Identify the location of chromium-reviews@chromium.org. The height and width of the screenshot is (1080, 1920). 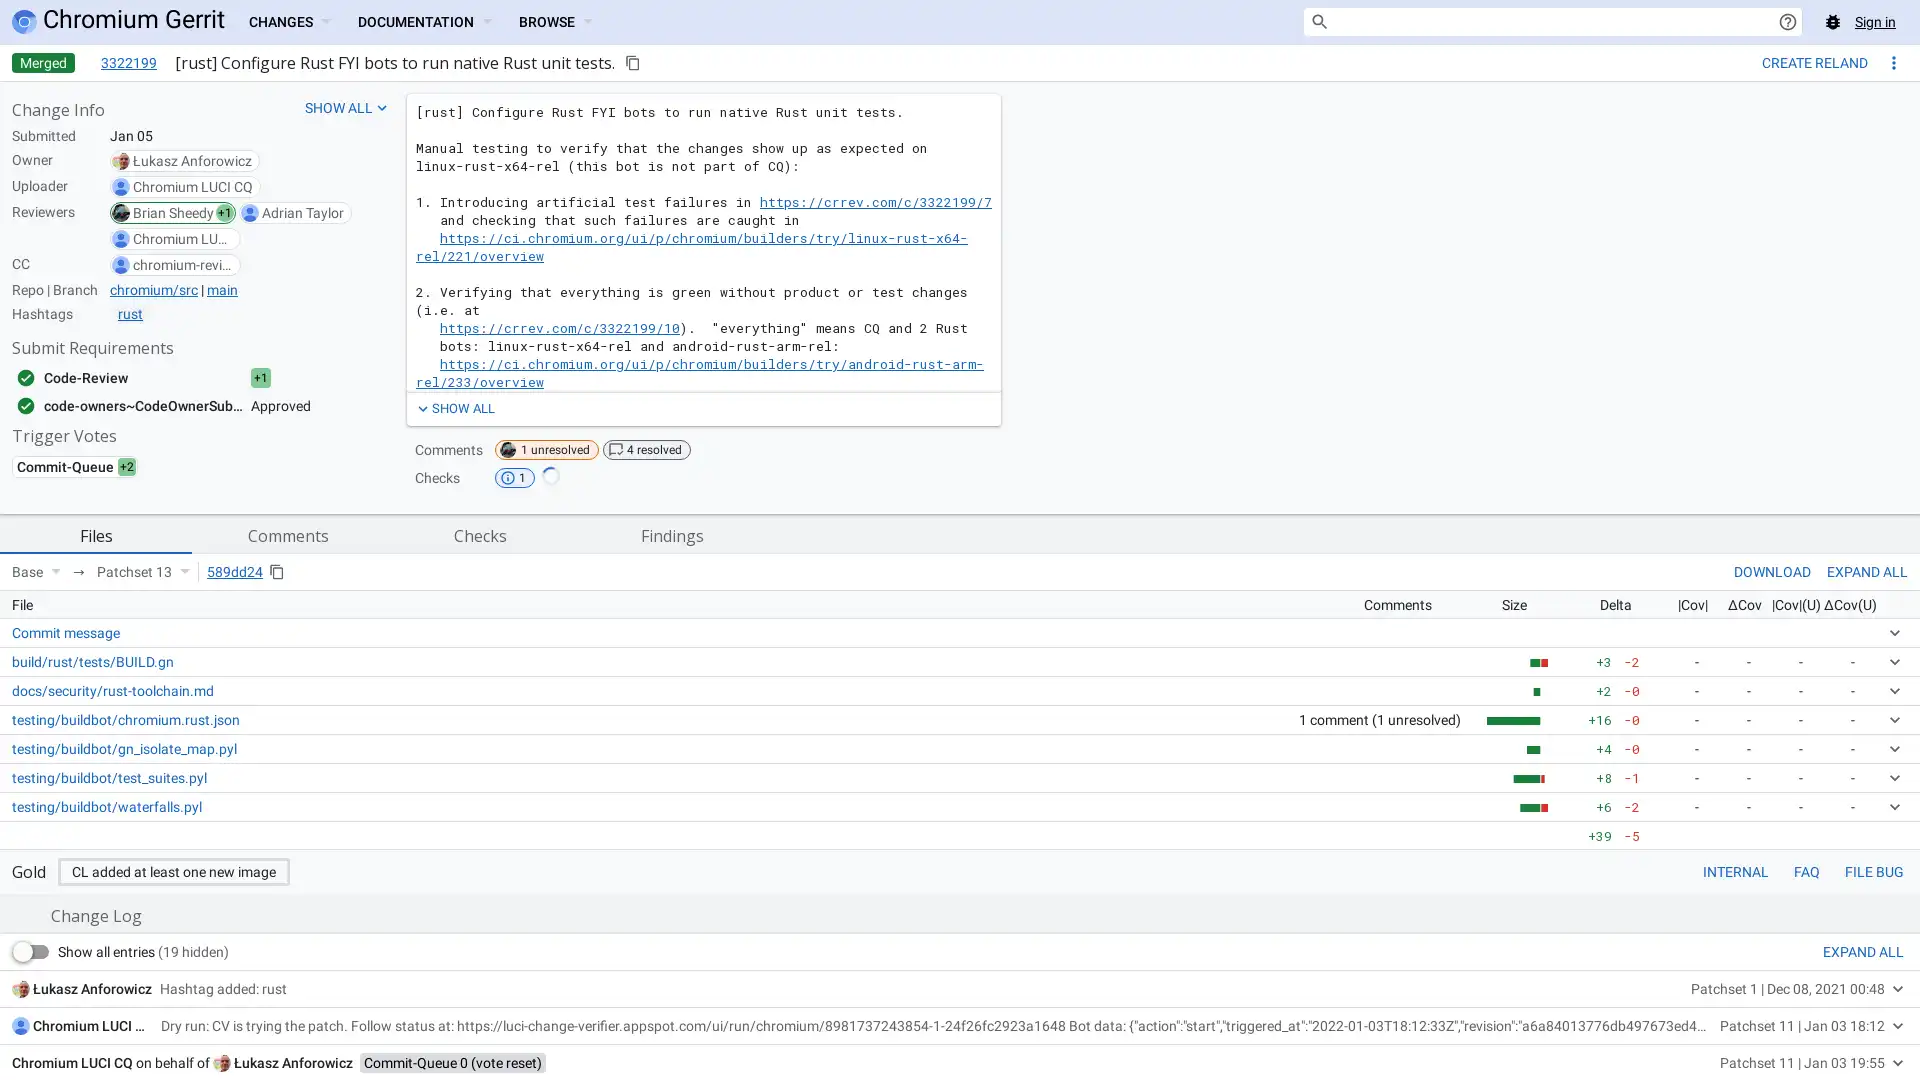
(182, 264).